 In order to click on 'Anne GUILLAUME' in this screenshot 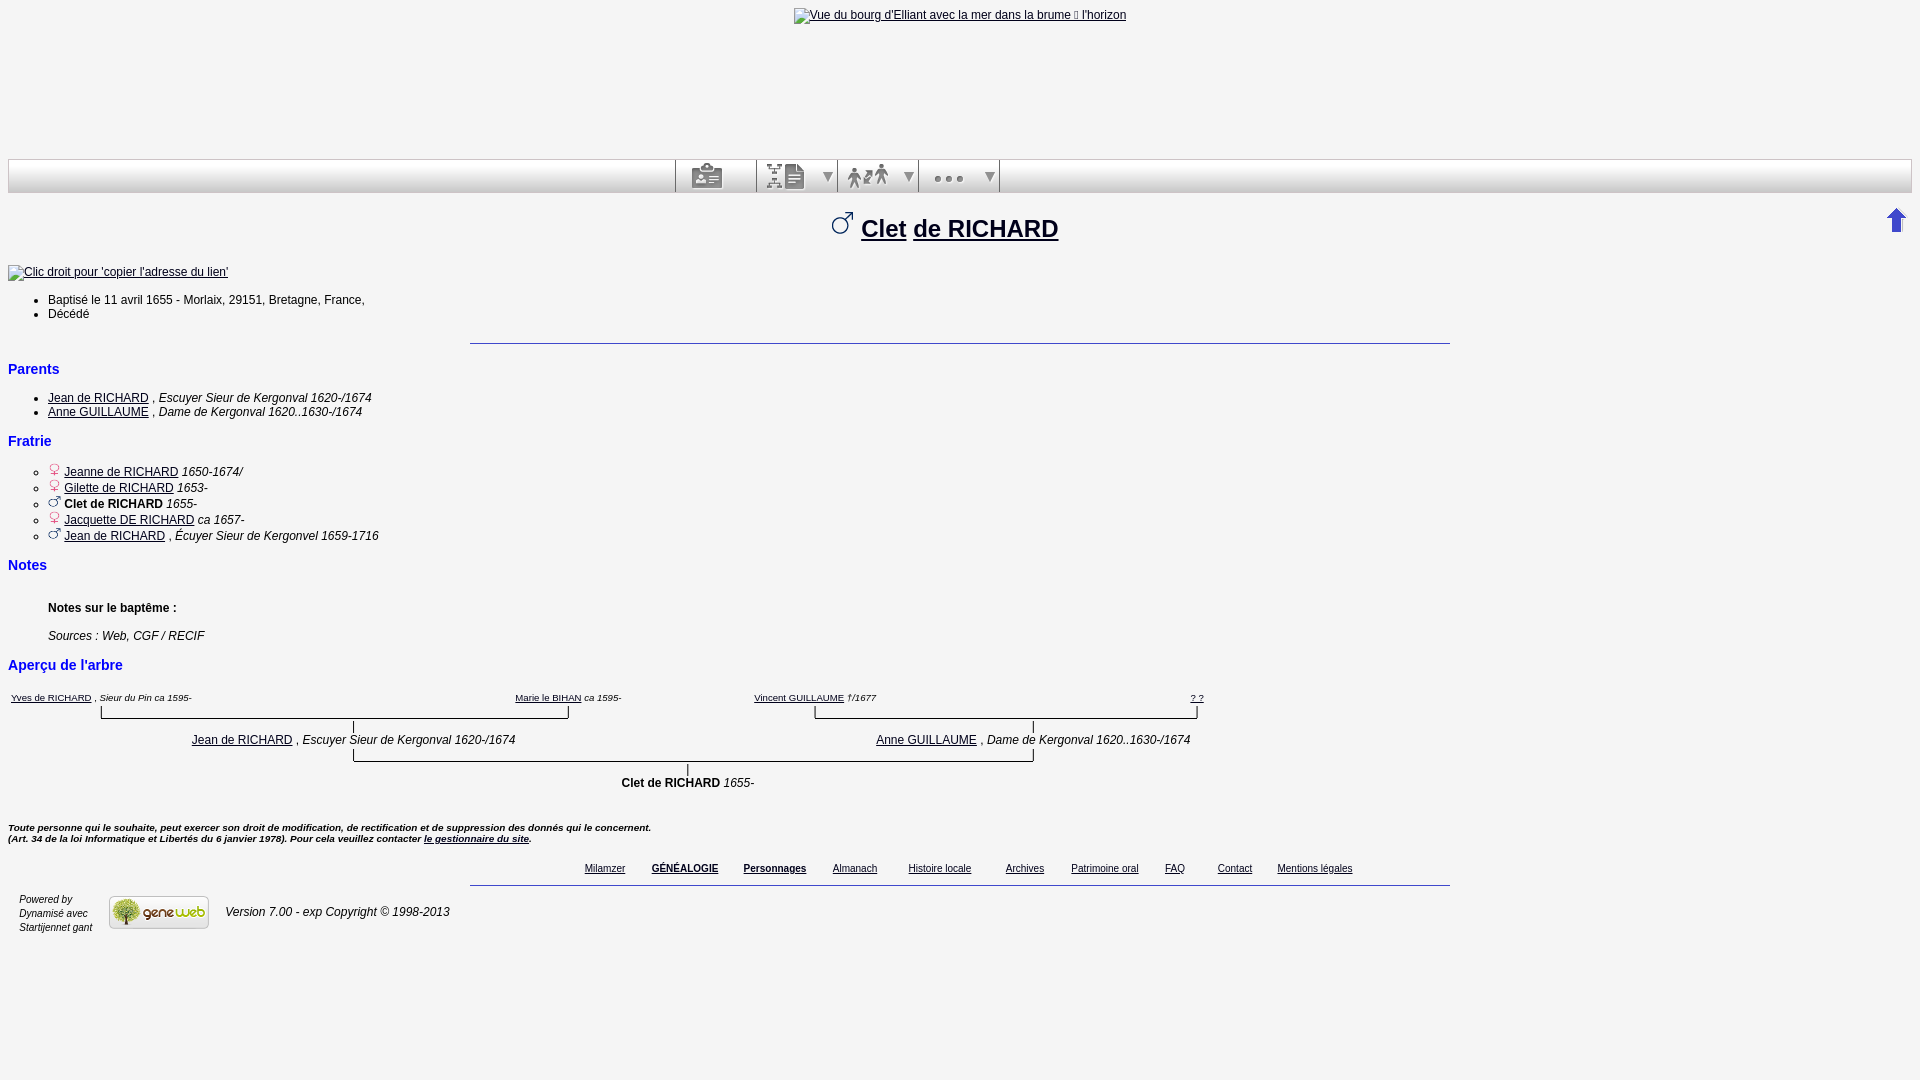, I will do `click(97, 411)`.